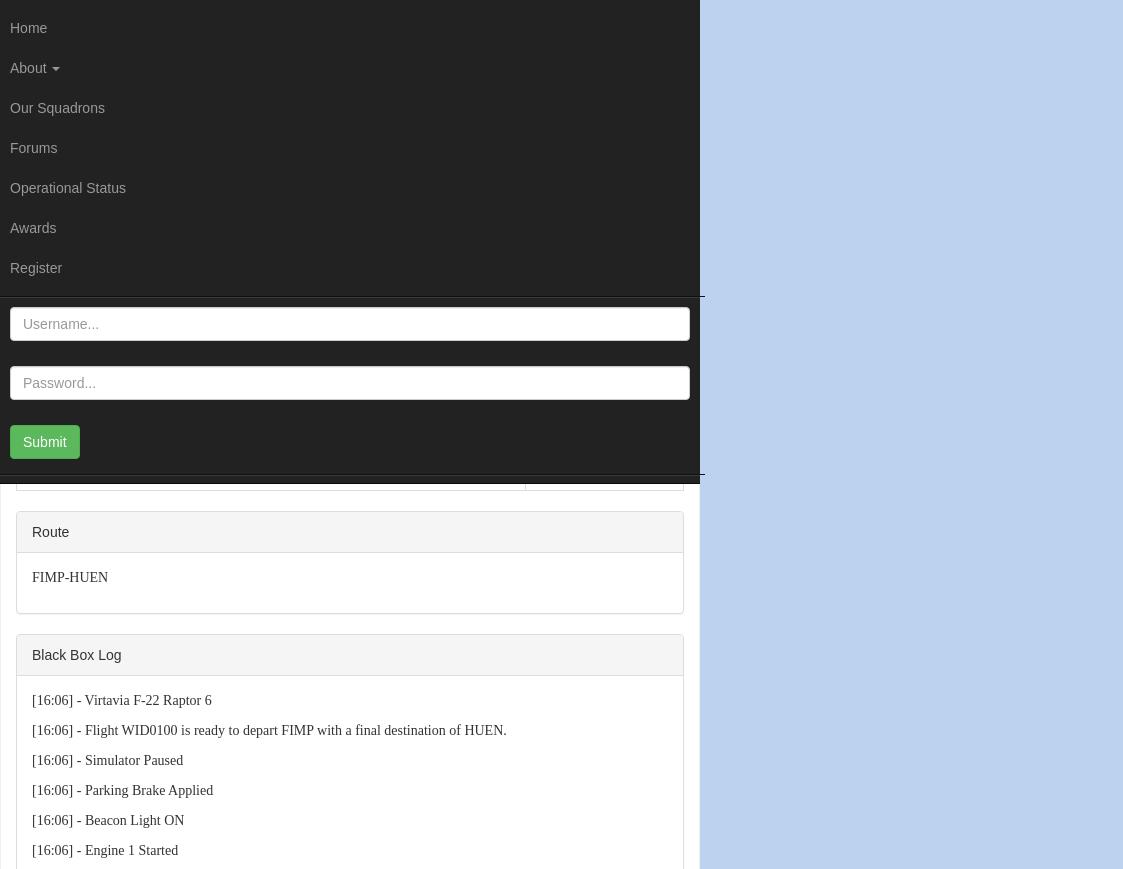 The image size is (1123, 869). I want to click on '[16:06] - Parking Brake Applied', so click(121, 789).